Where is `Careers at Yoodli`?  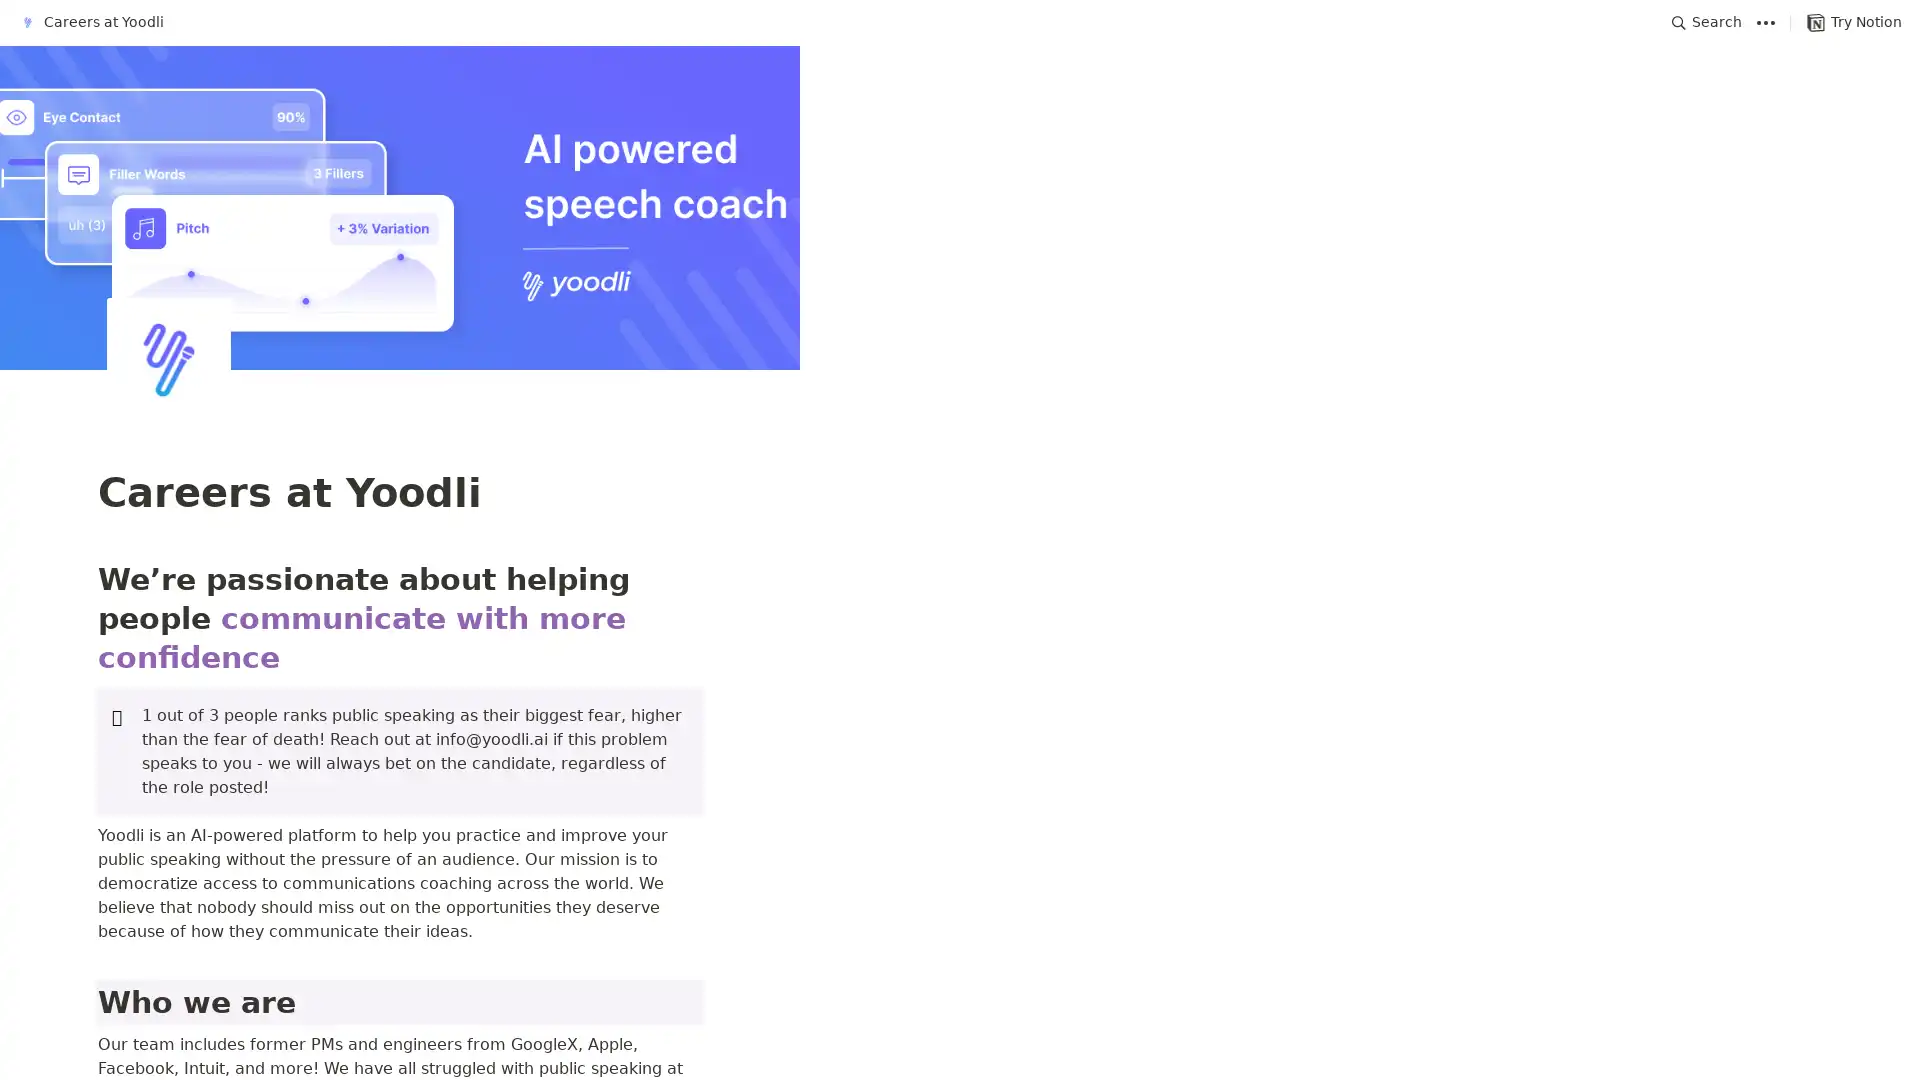 Careers at Yoodli is located at coordinates (90, 22).